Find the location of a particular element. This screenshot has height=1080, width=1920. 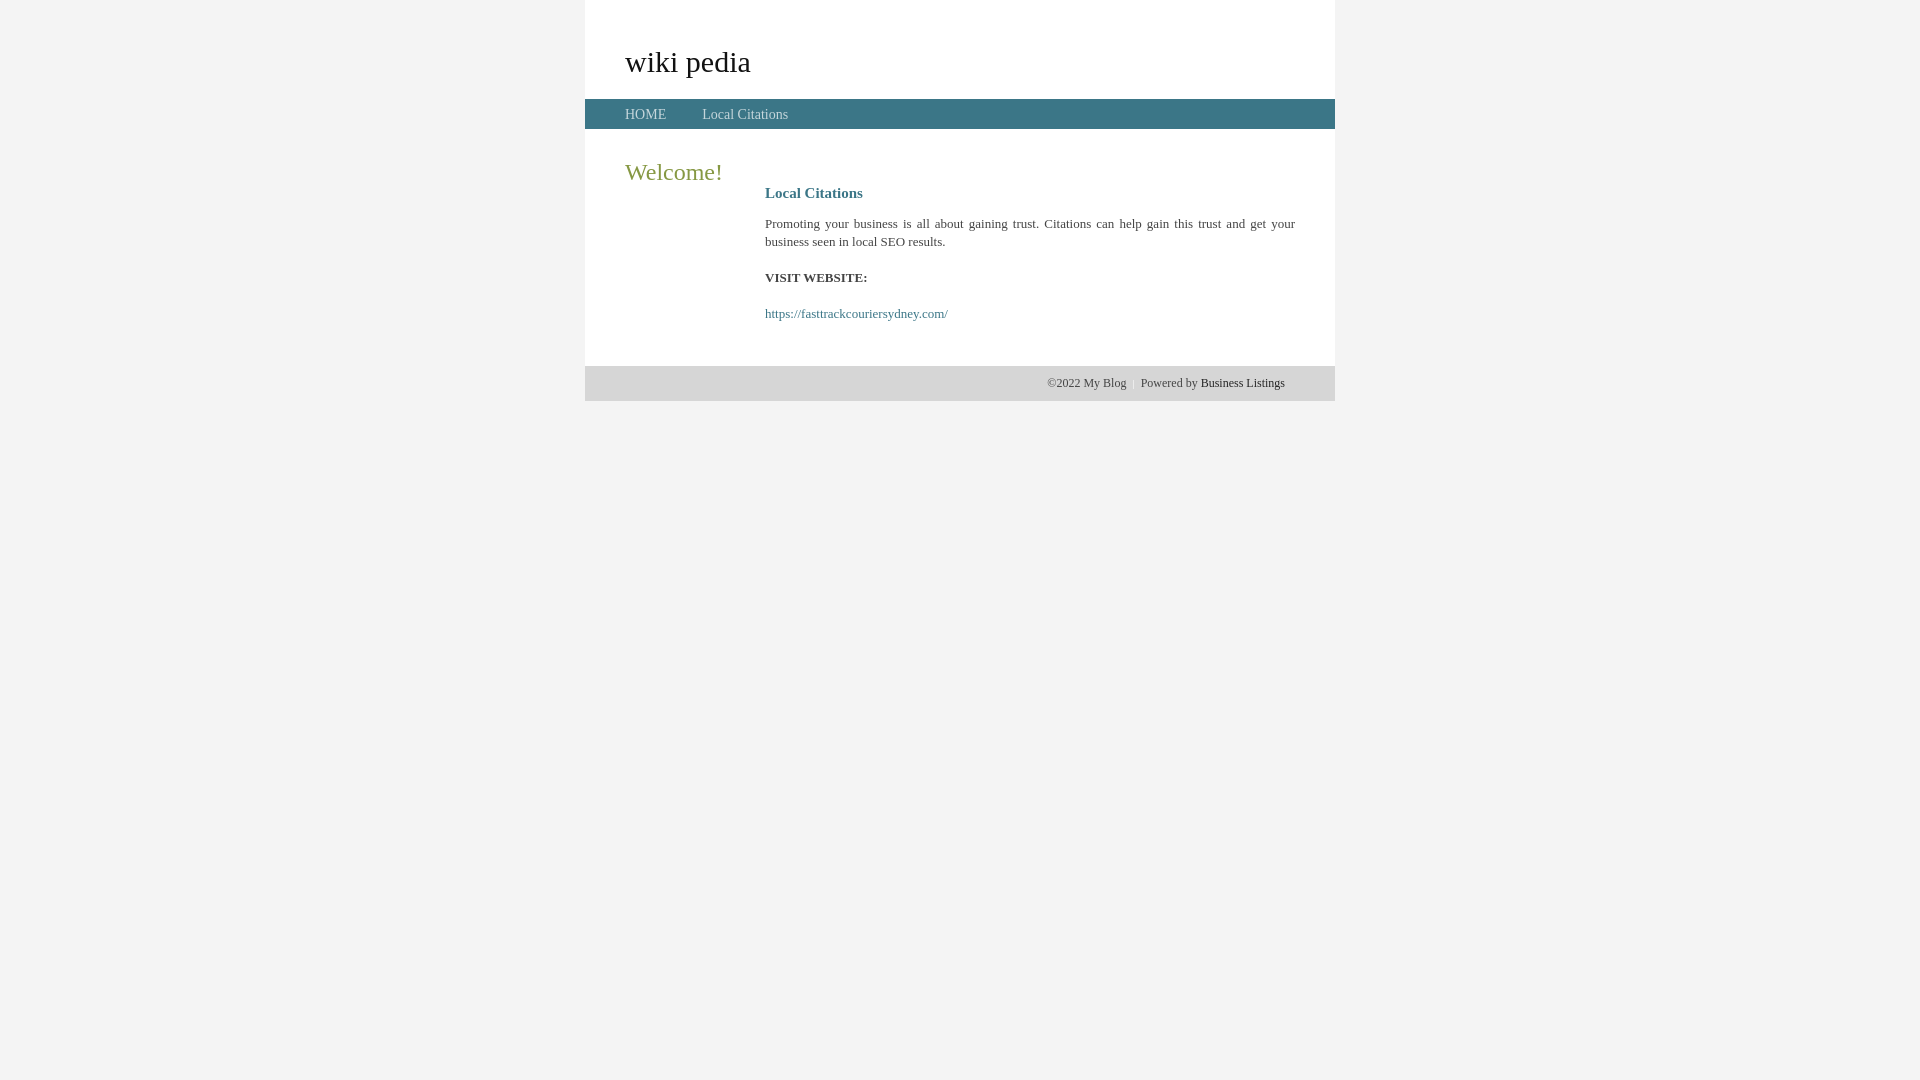

'wiki pedia' is located at coordinates (687, 60).